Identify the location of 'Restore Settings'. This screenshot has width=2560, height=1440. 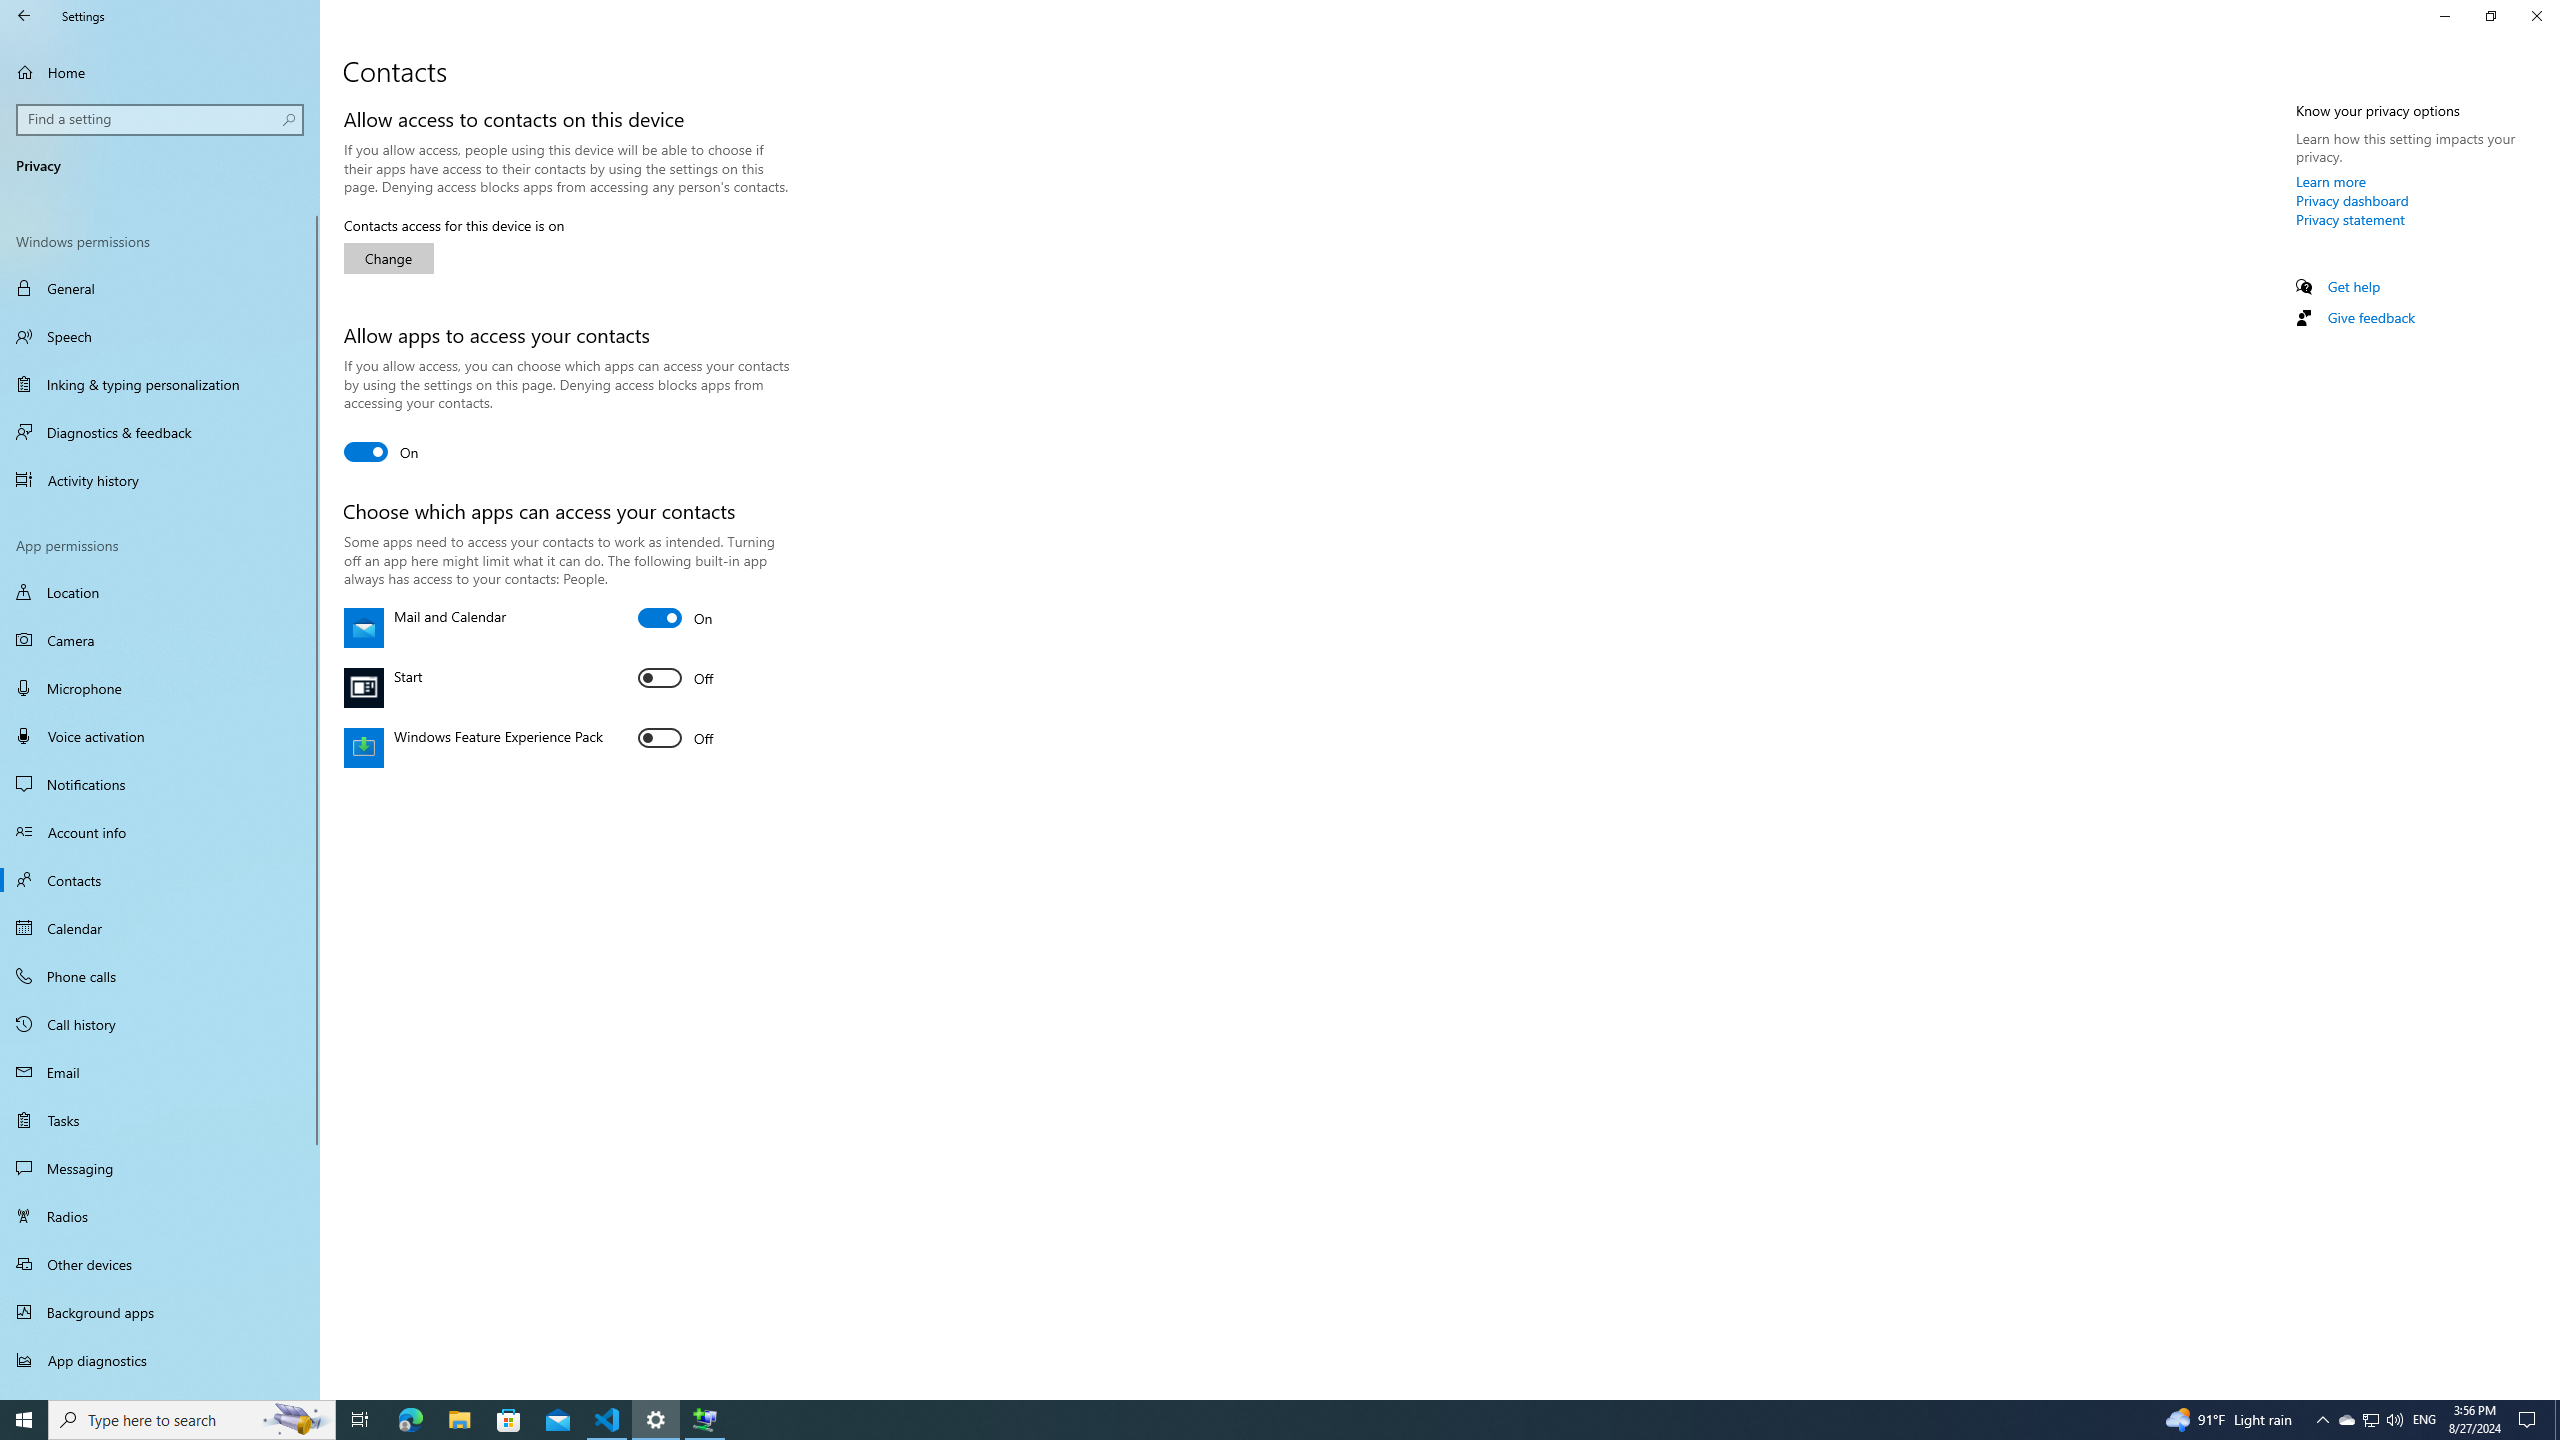
(2490, 15).